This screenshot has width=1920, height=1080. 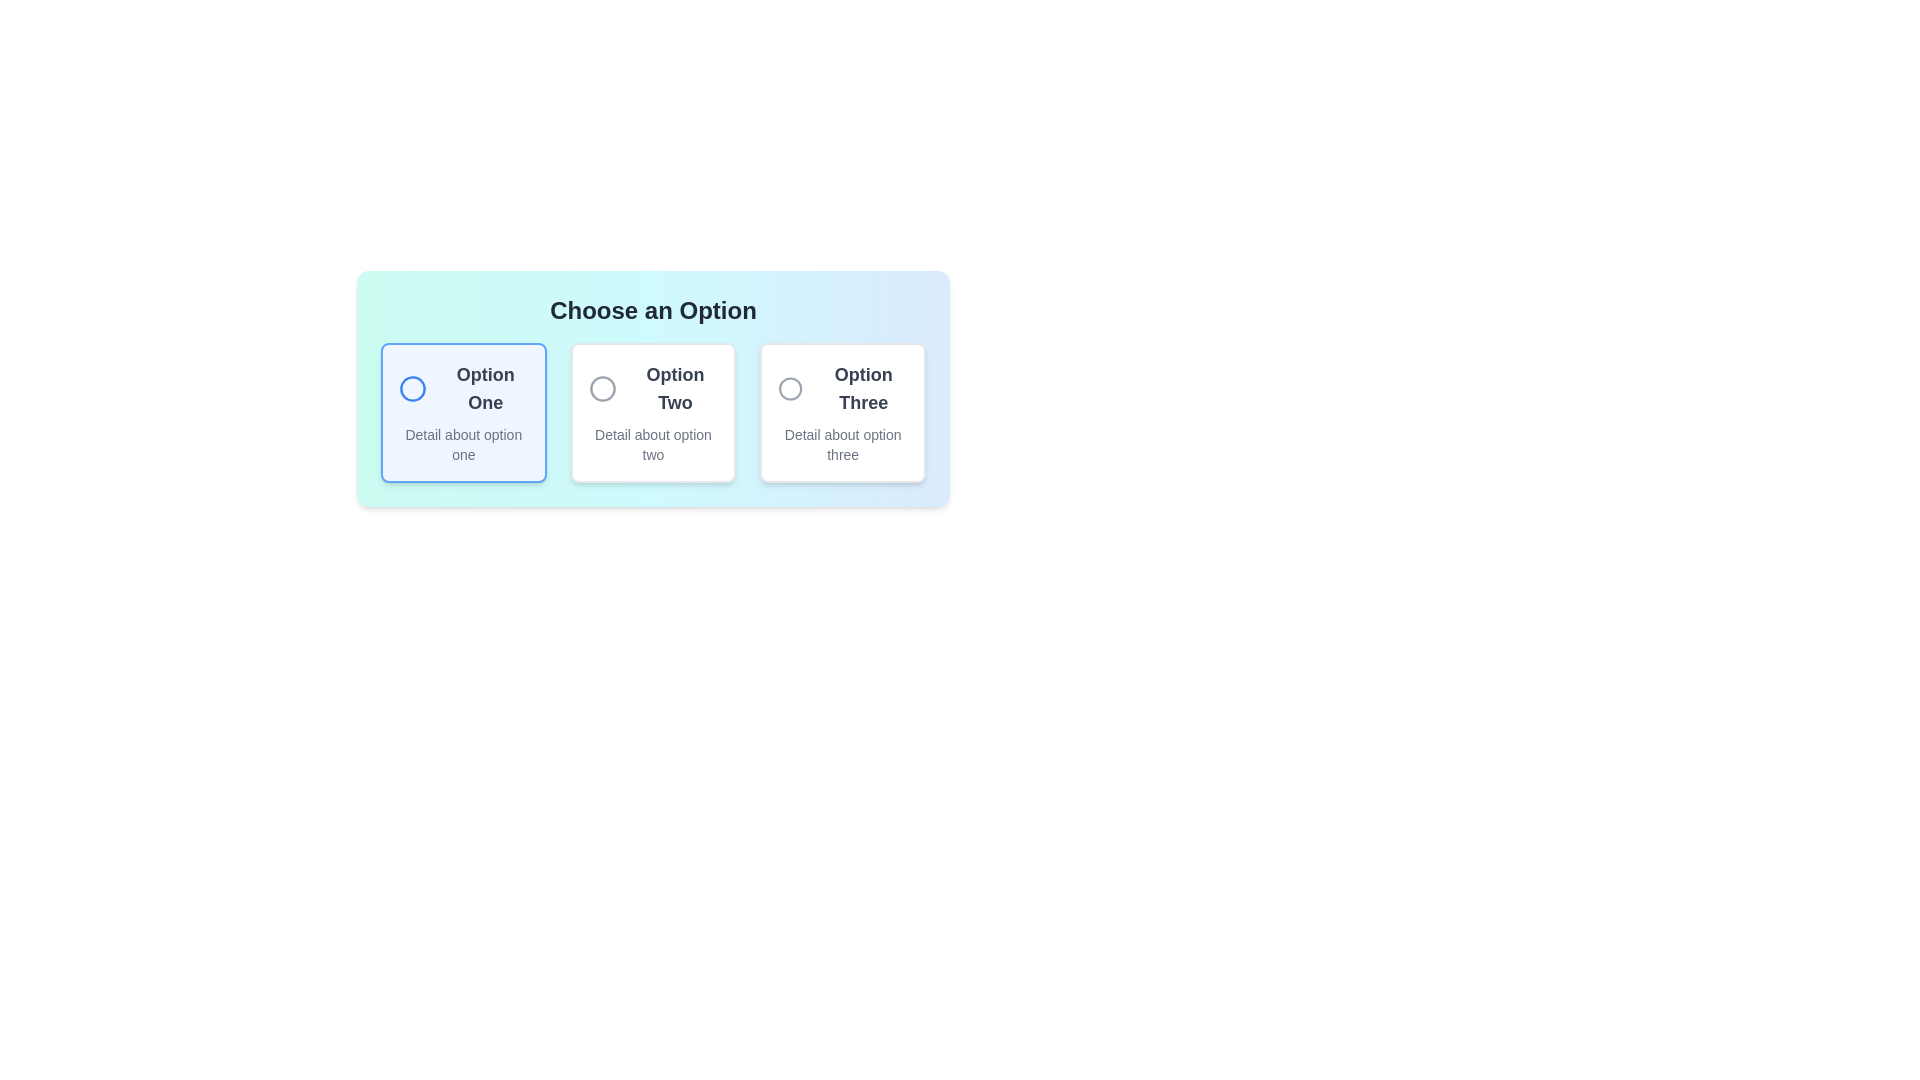 I want to click on the circular visual indicator within the first card labeled 'Option One', so click(x=411, y=389).